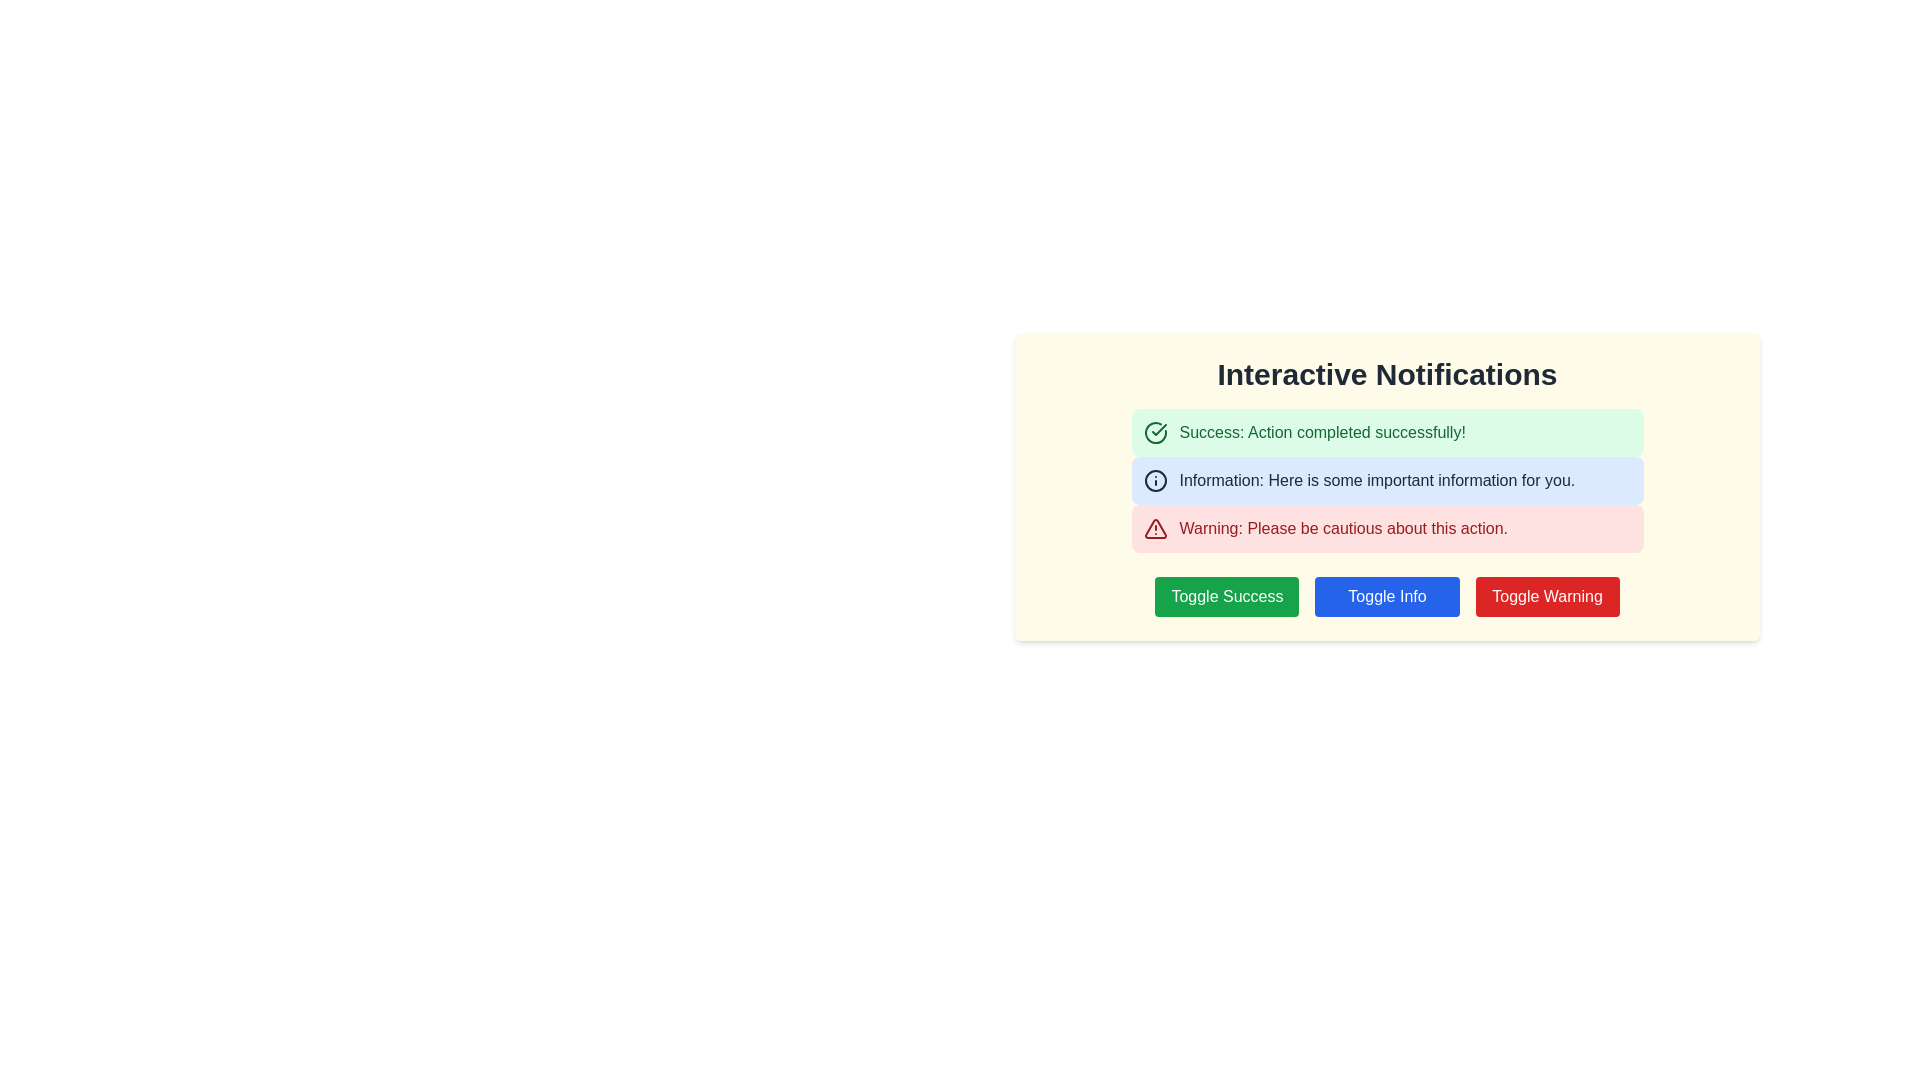  What do you see at coordinates (1155, 481) in the screenshot?
I see `the information icon located at the leftmost part of the notification bar labeled with 'Information: Here is some important information for you.'` at bounding box center [1155, 481].